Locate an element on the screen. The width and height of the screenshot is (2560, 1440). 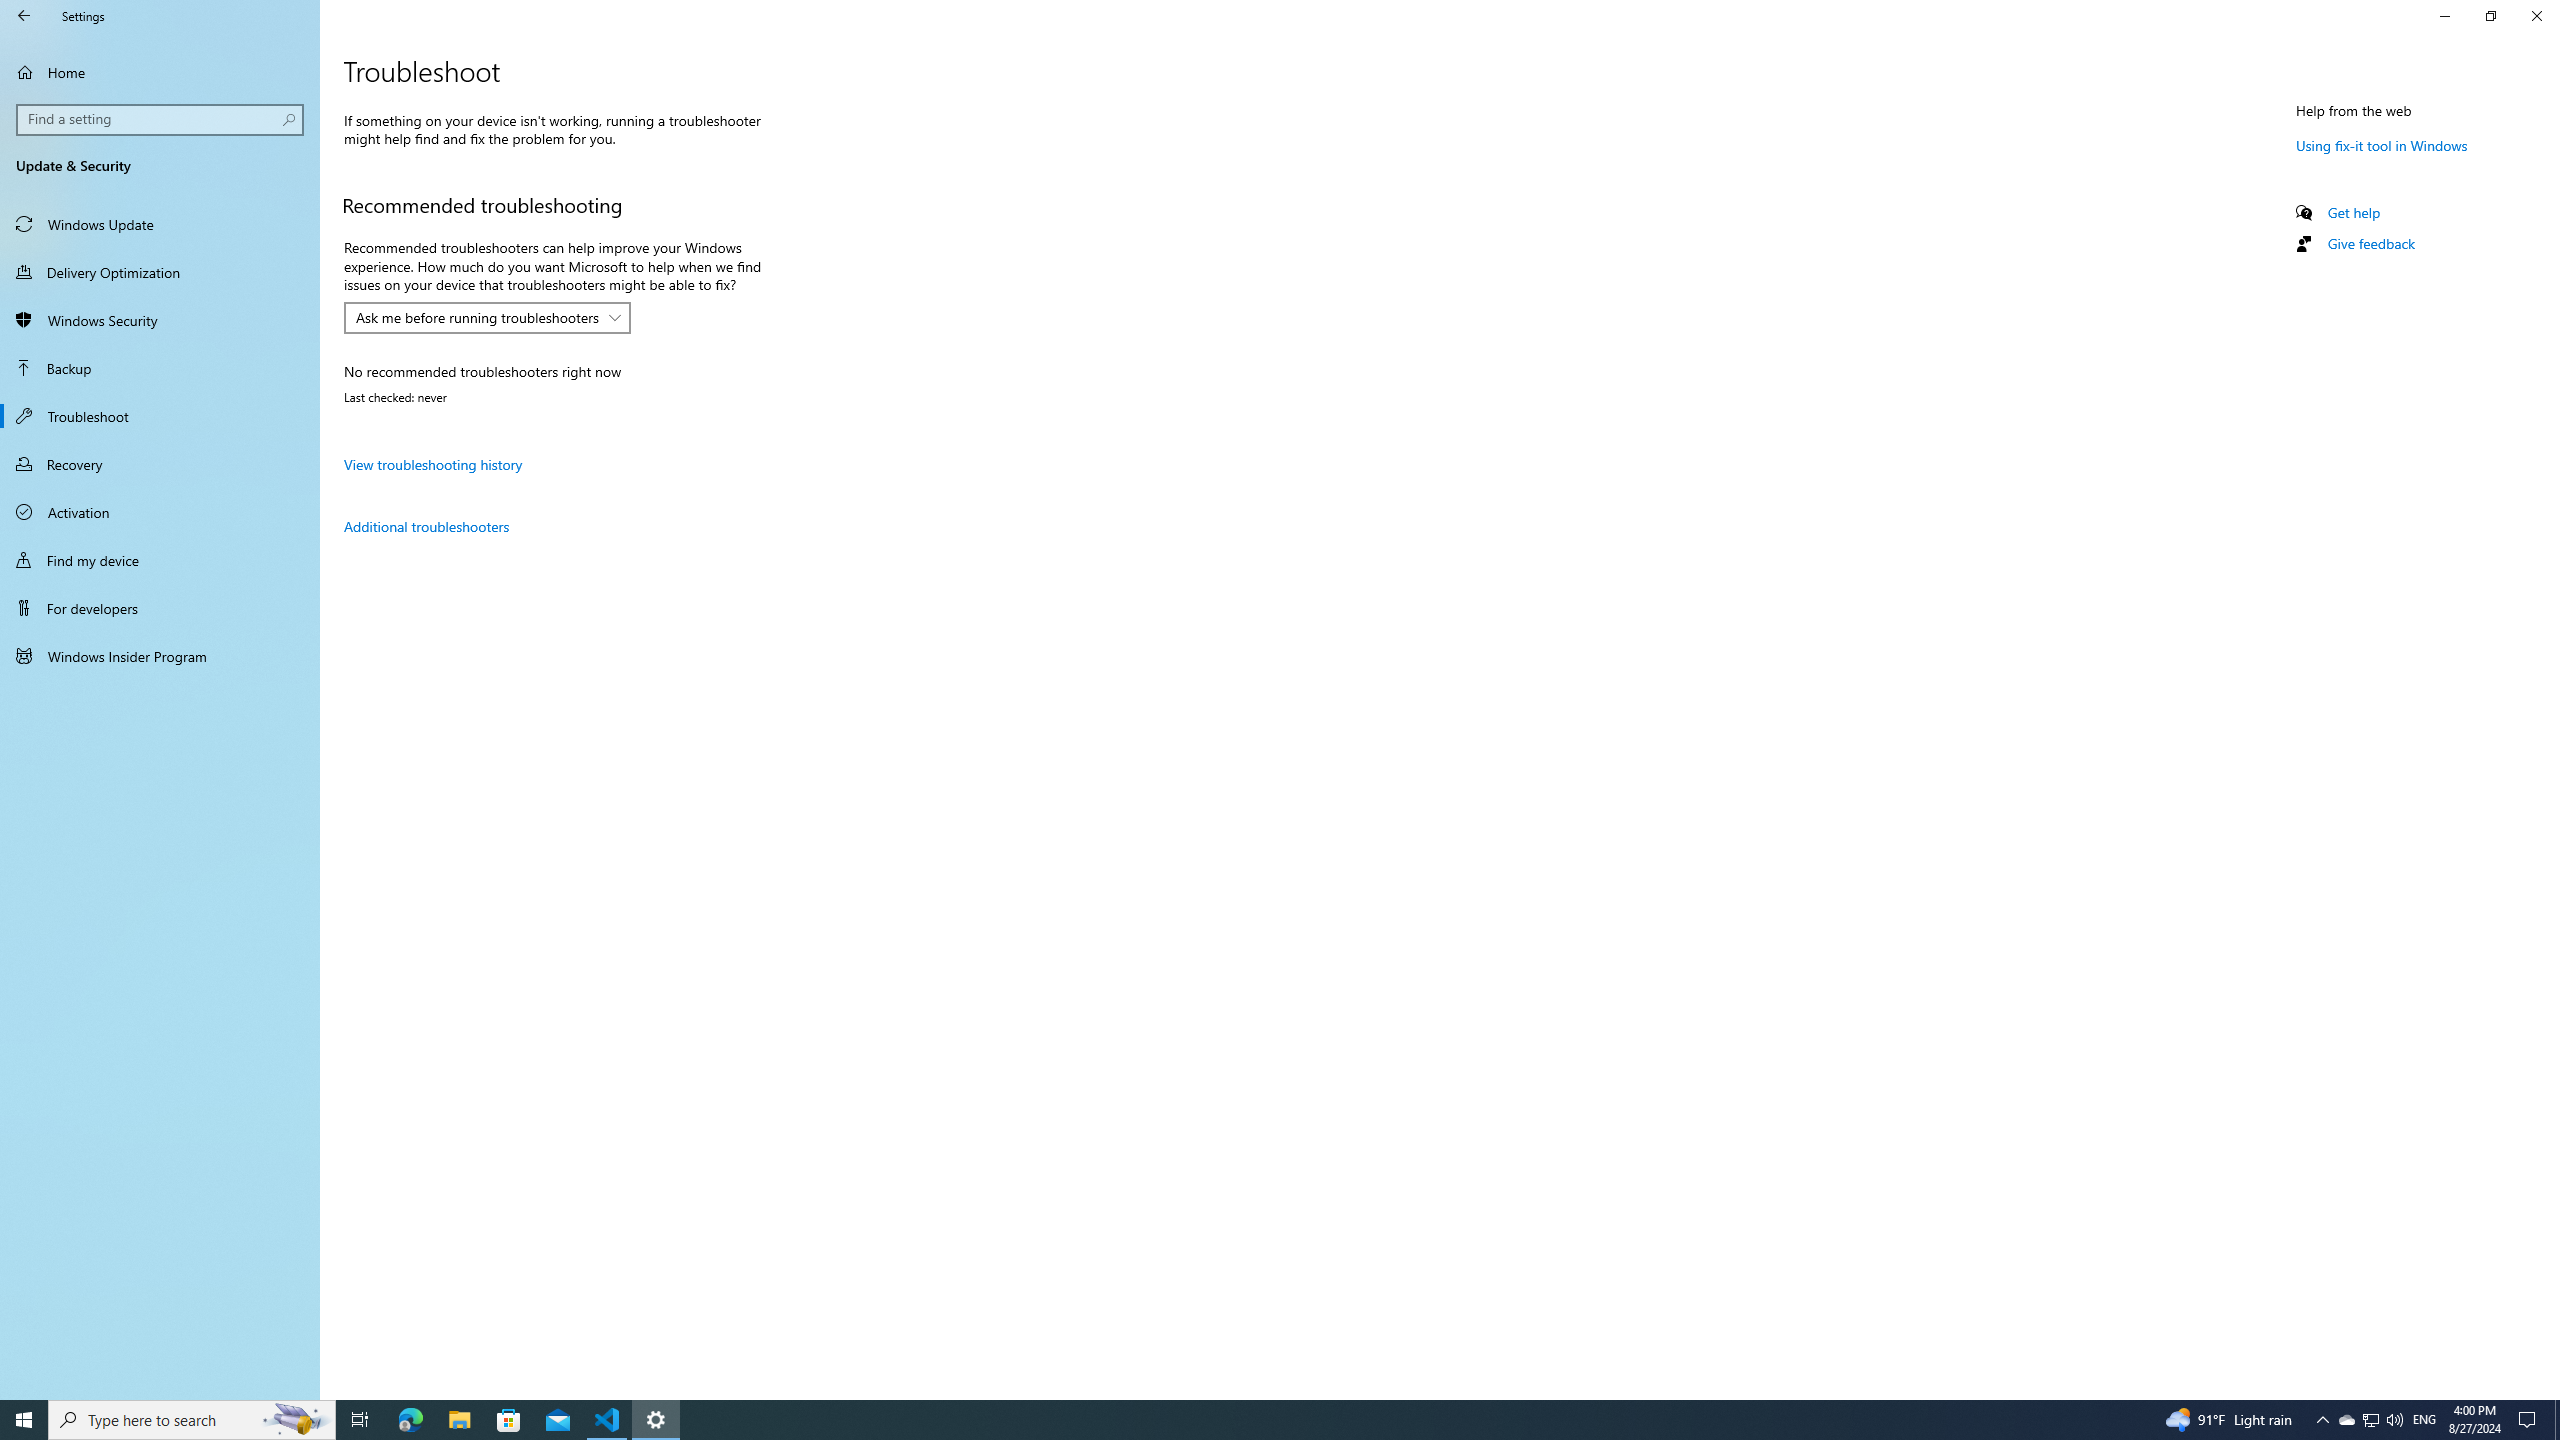
'Windows Security' is located at coordinates (159, 319).